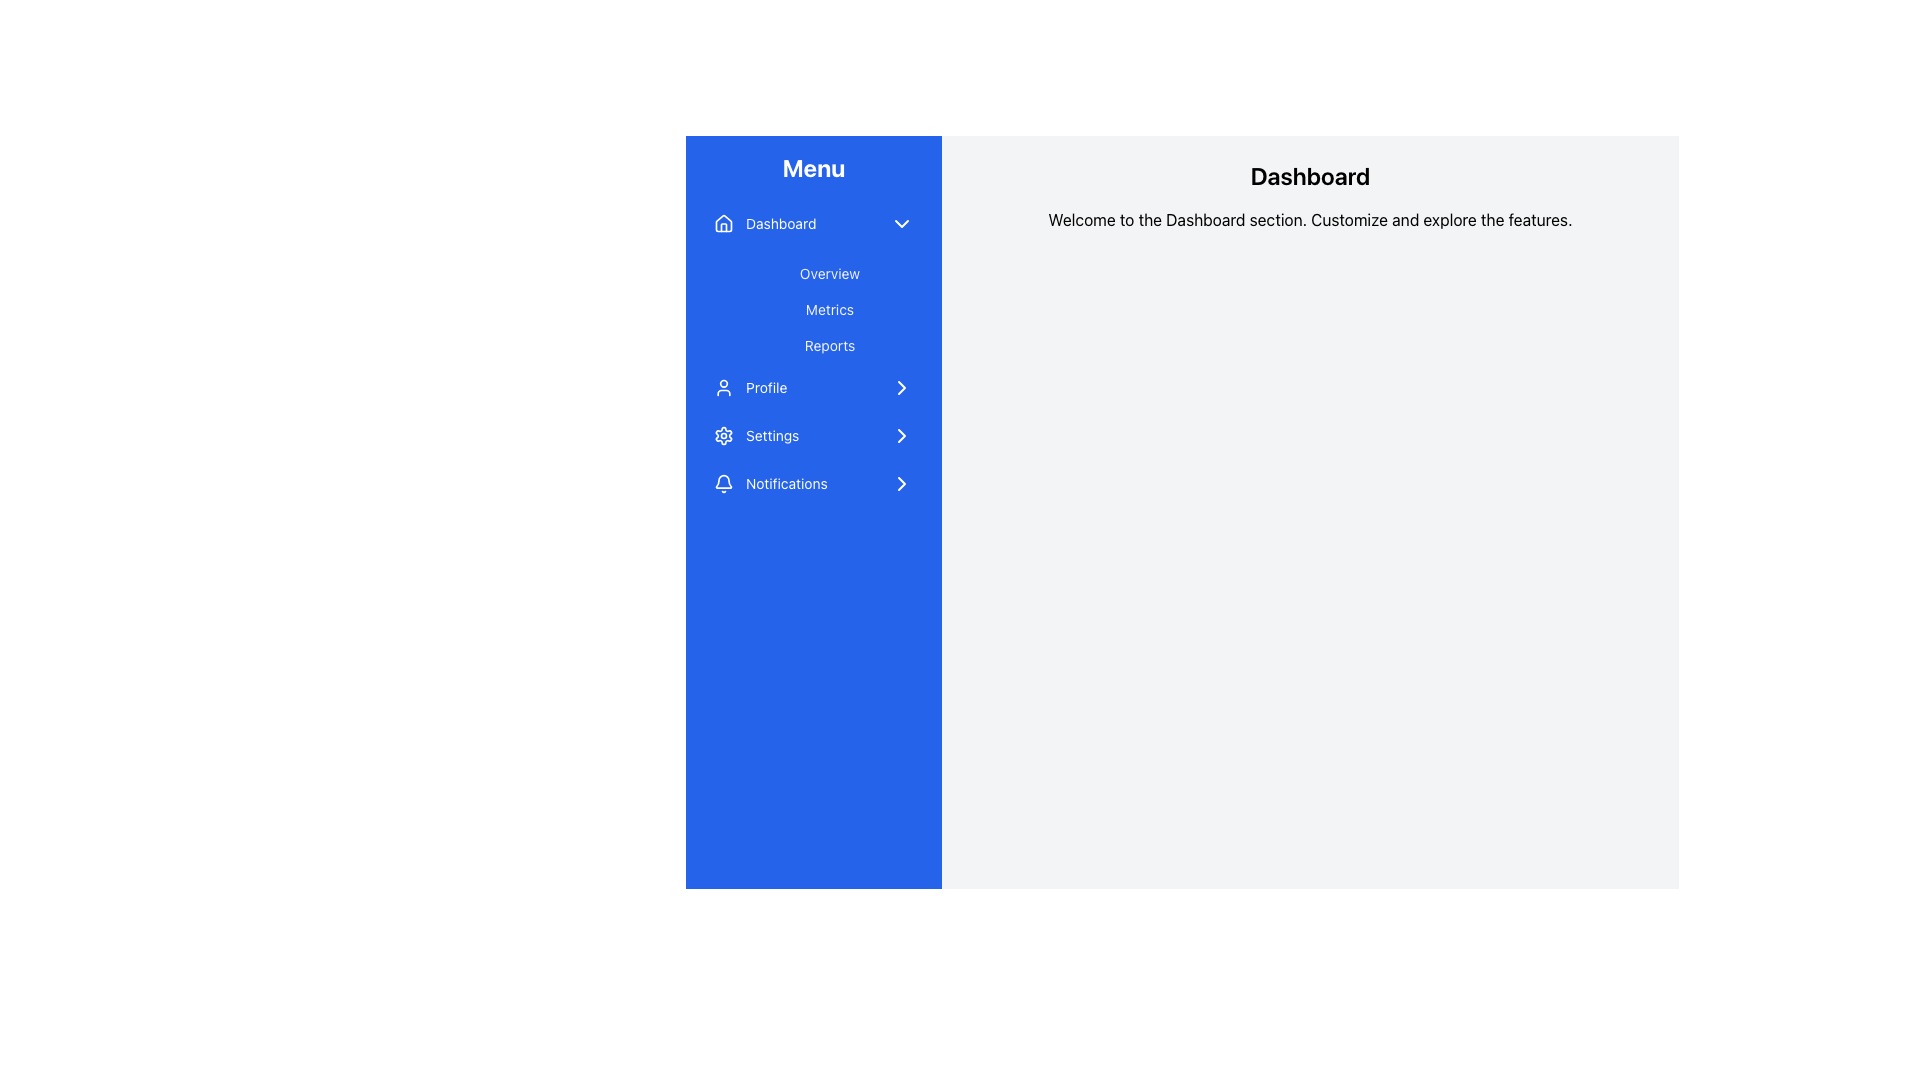  I want to click on the navigational icon at the far-right end of the 'Profile' section in the side menu, so click(901, 388).